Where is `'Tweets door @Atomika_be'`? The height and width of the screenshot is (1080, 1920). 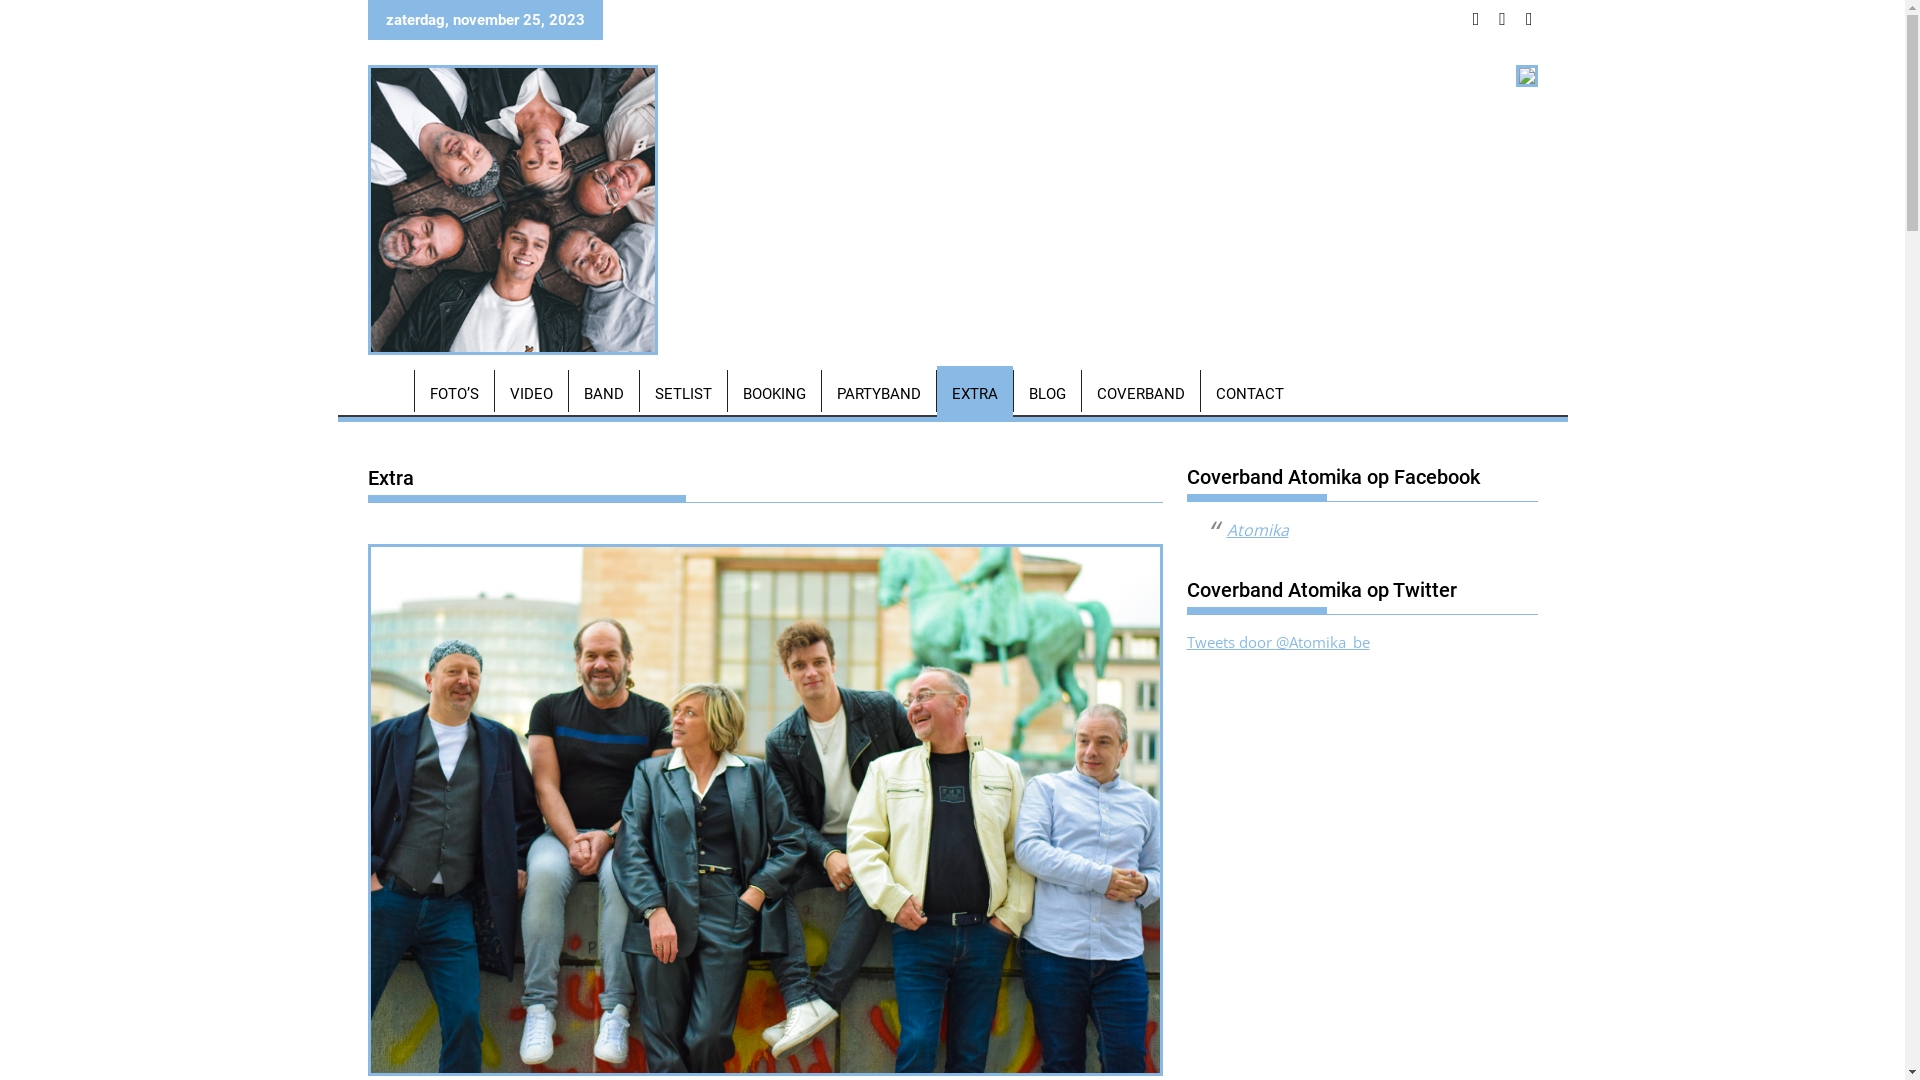 'Tweets door @Atomika_be' is located at coordinates (1276, 641).